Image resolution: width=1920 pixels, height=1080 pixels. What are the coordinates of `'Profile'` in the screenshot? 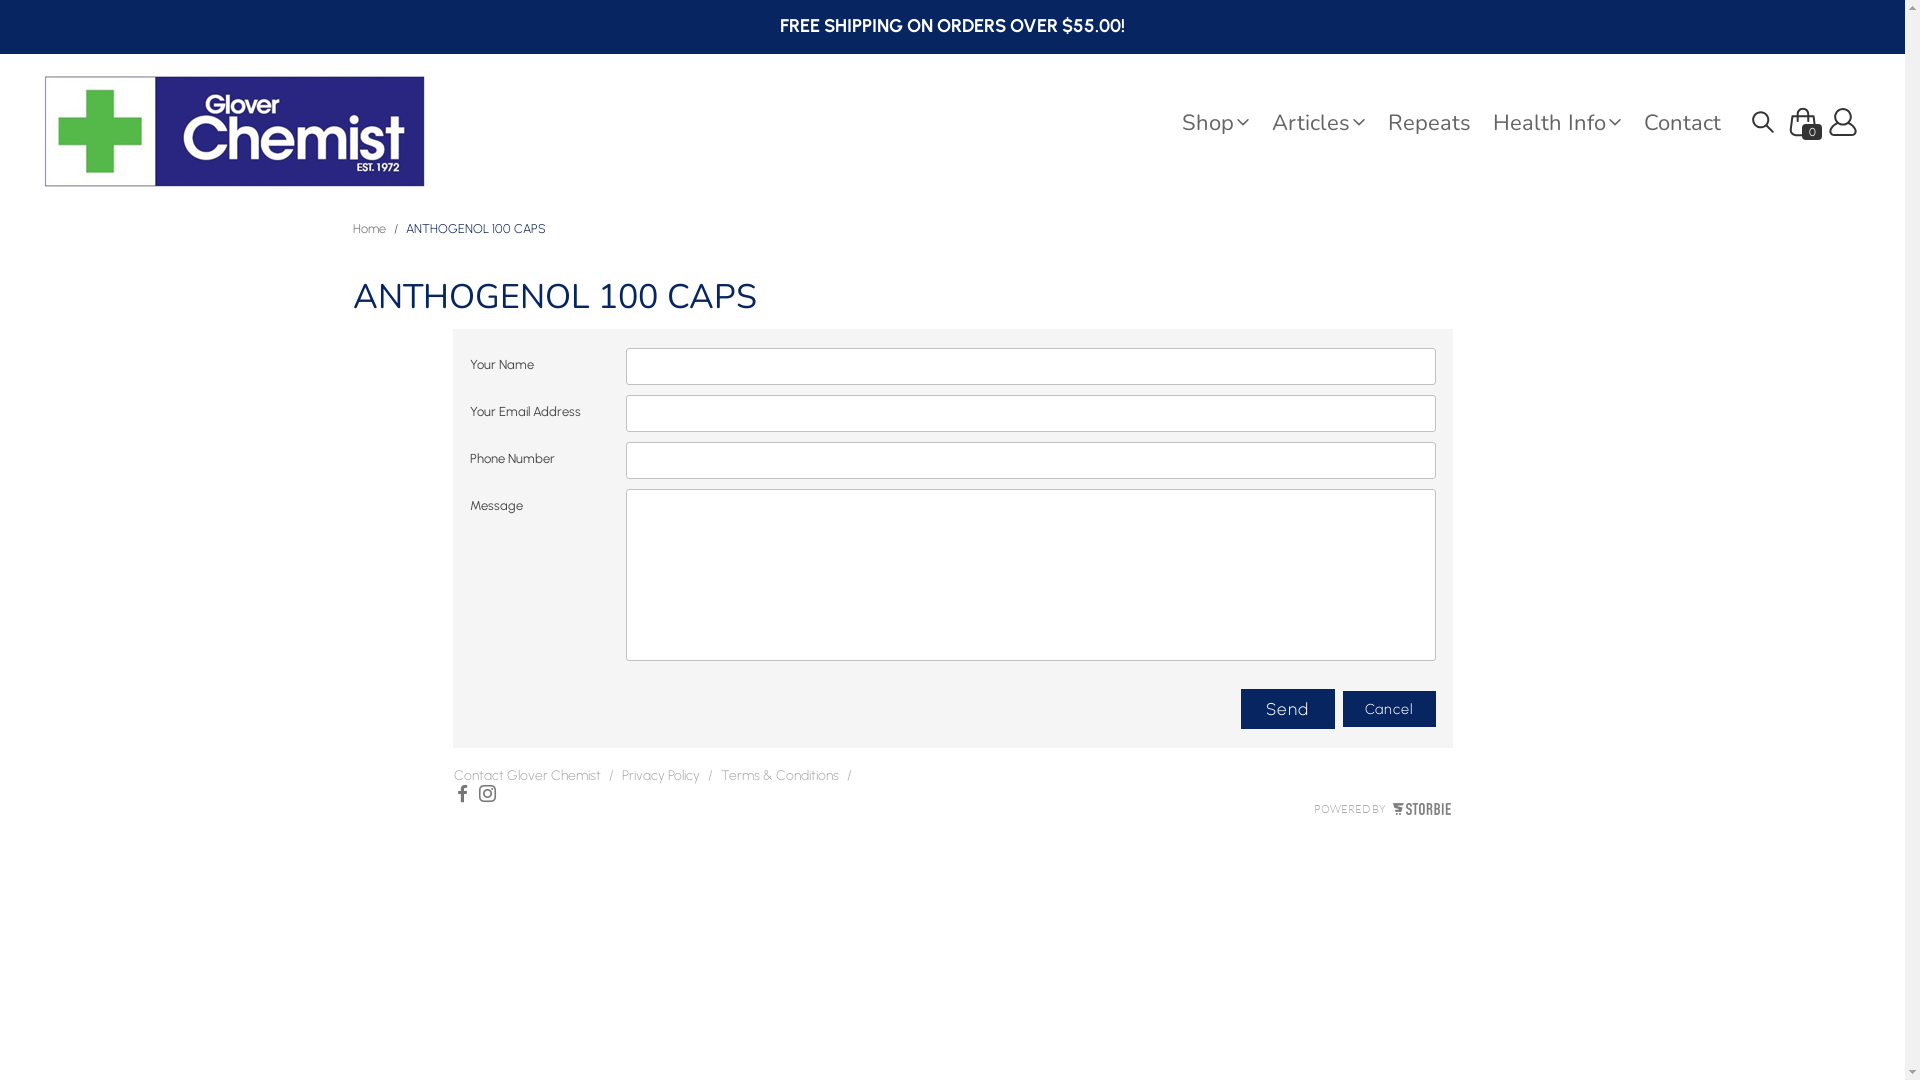 It's located at (1823, 122).